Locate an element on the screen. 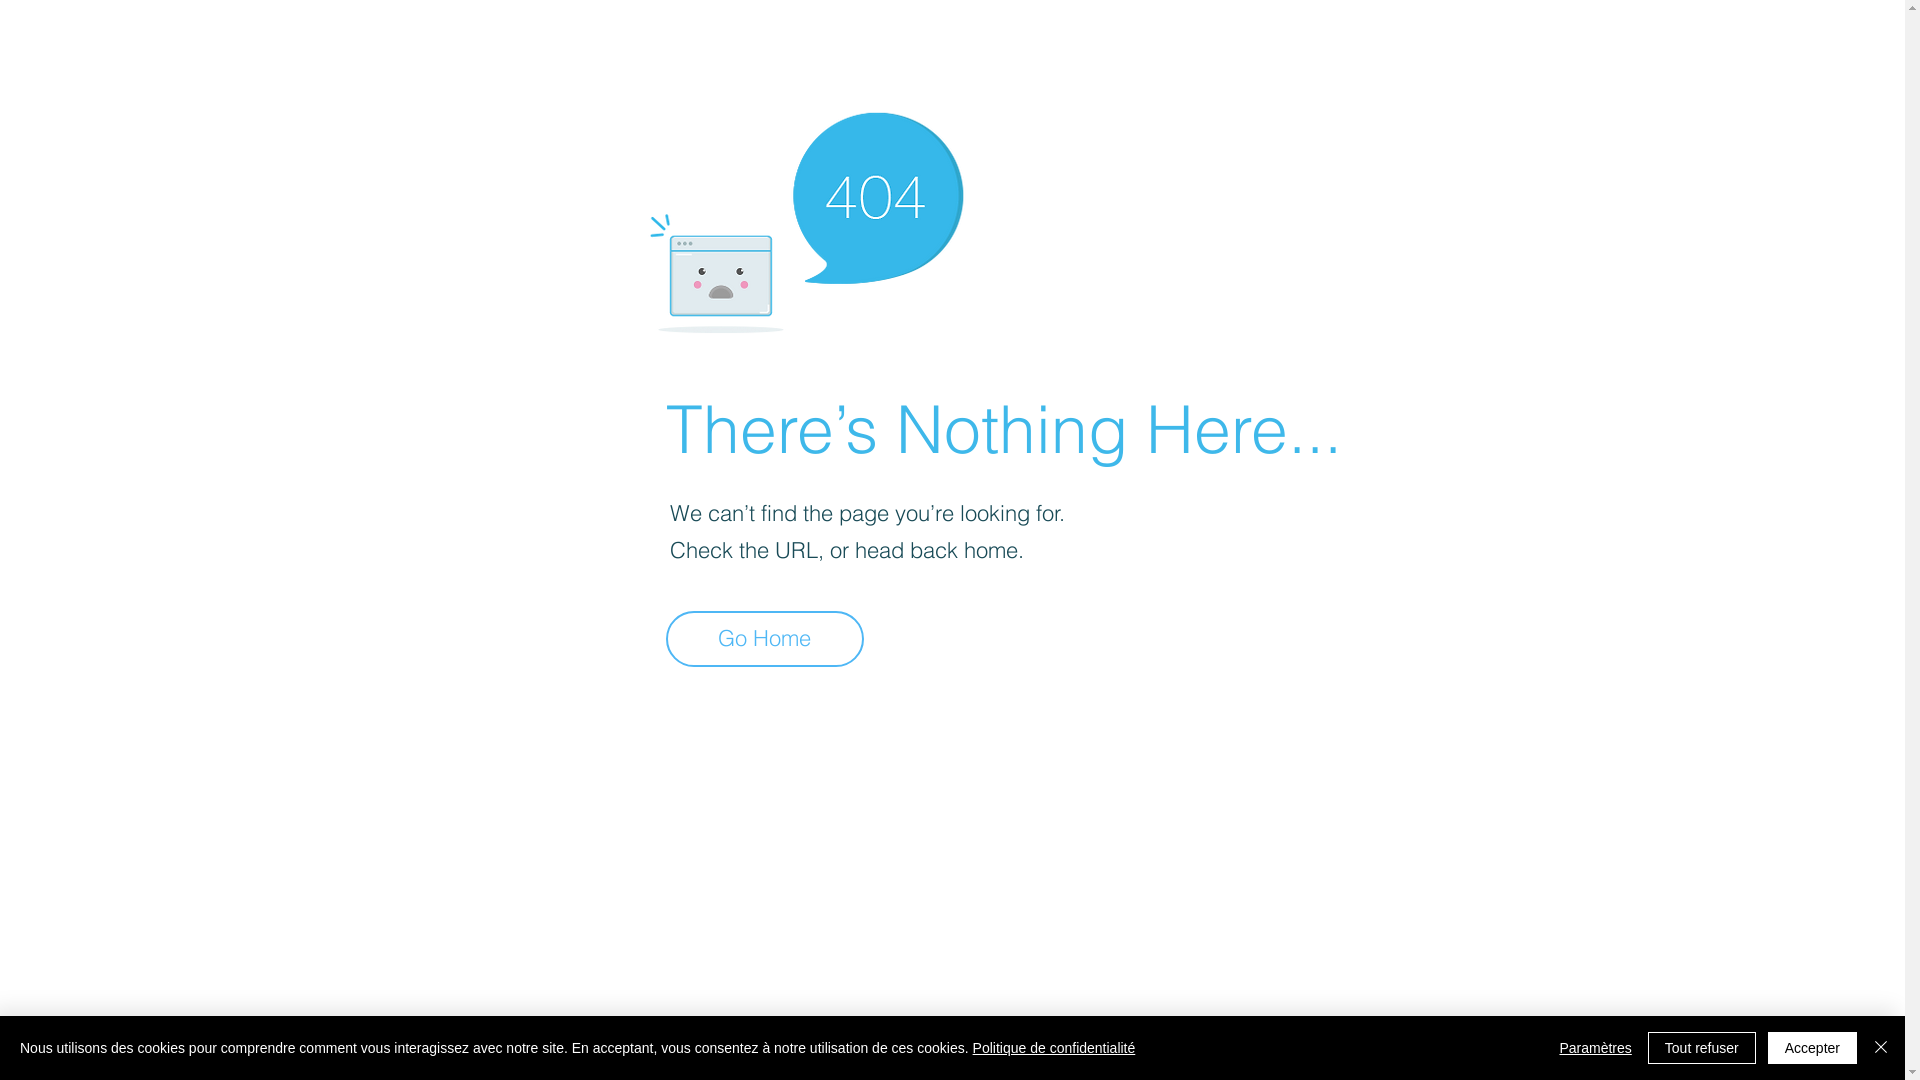 Image resolution: width=1920 pixels, height=1080 pixels. 'Go Home' is located at coordinates (763, 639).